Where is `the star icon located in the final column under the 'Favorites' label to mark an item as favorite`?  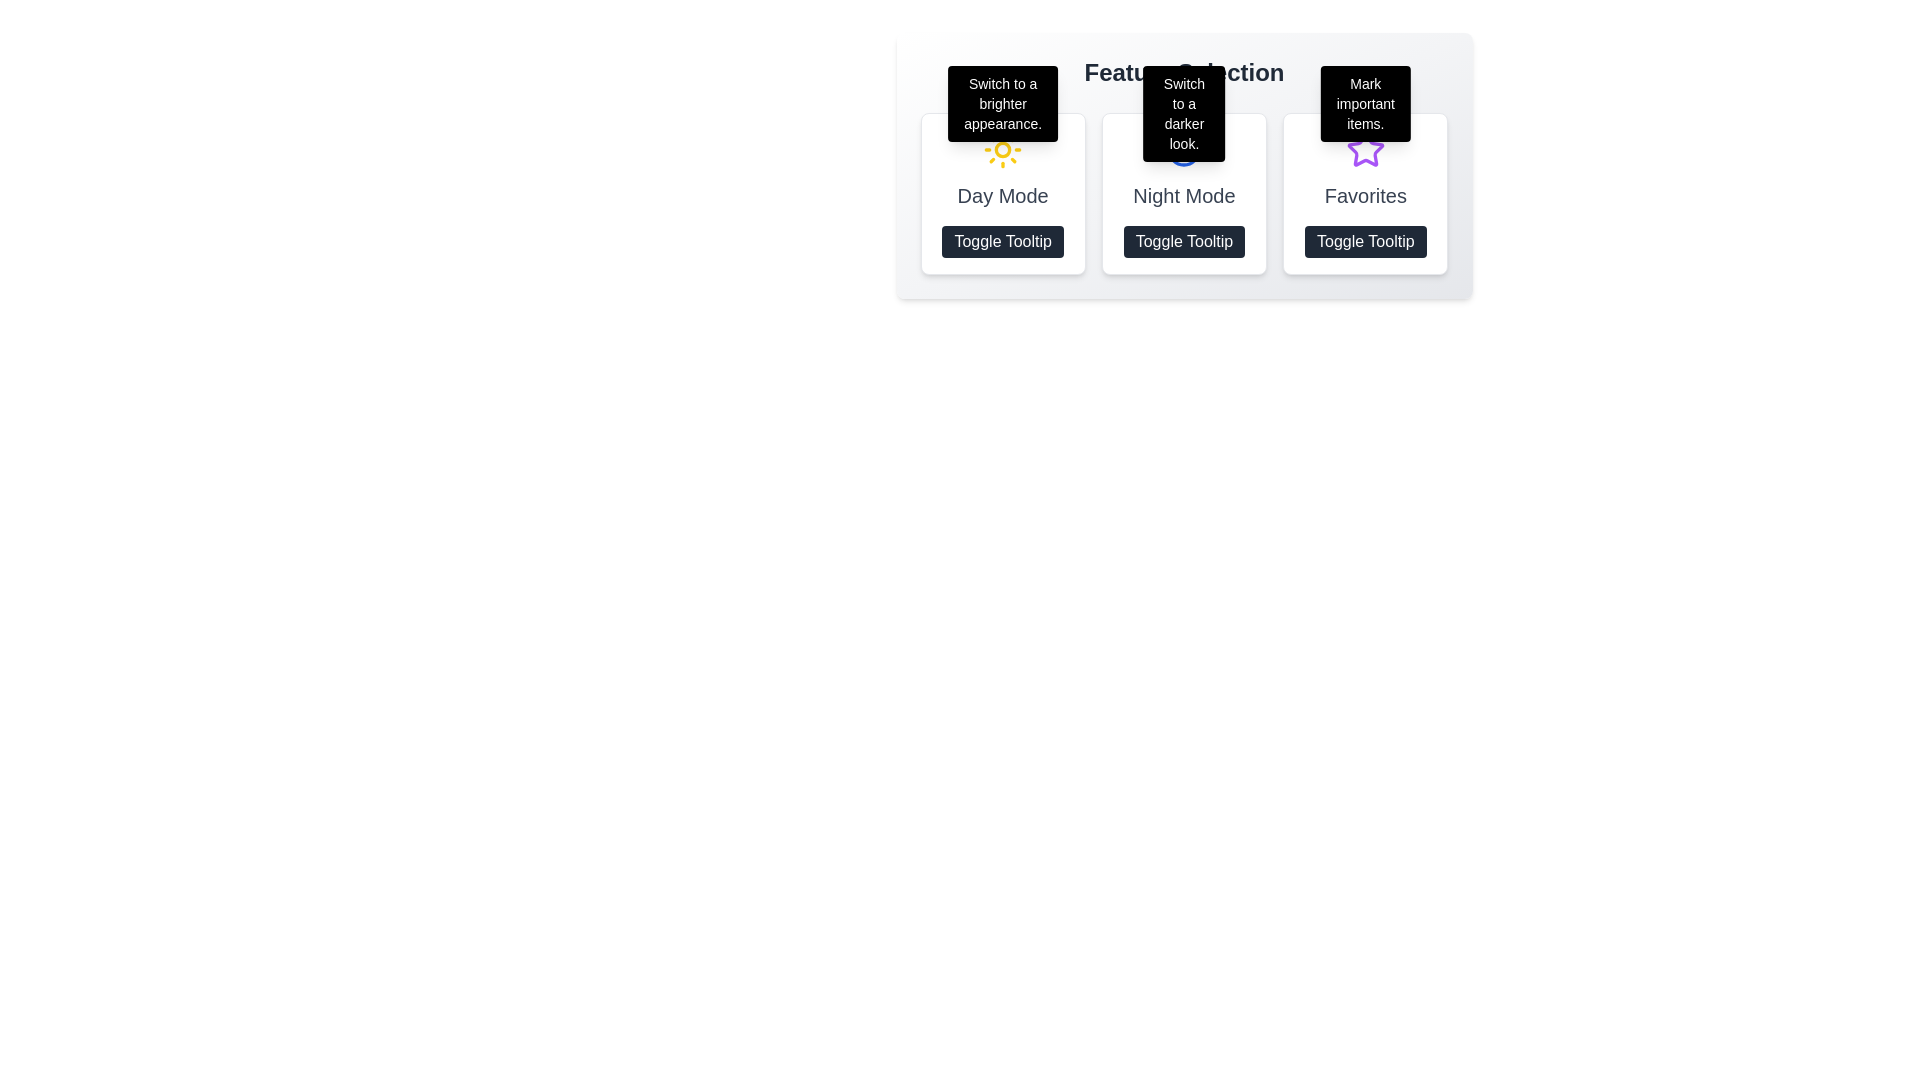
the star icon located in the final column under the 'Favorites' label to mark an item as favorite is located at coordinates (1364, 148).